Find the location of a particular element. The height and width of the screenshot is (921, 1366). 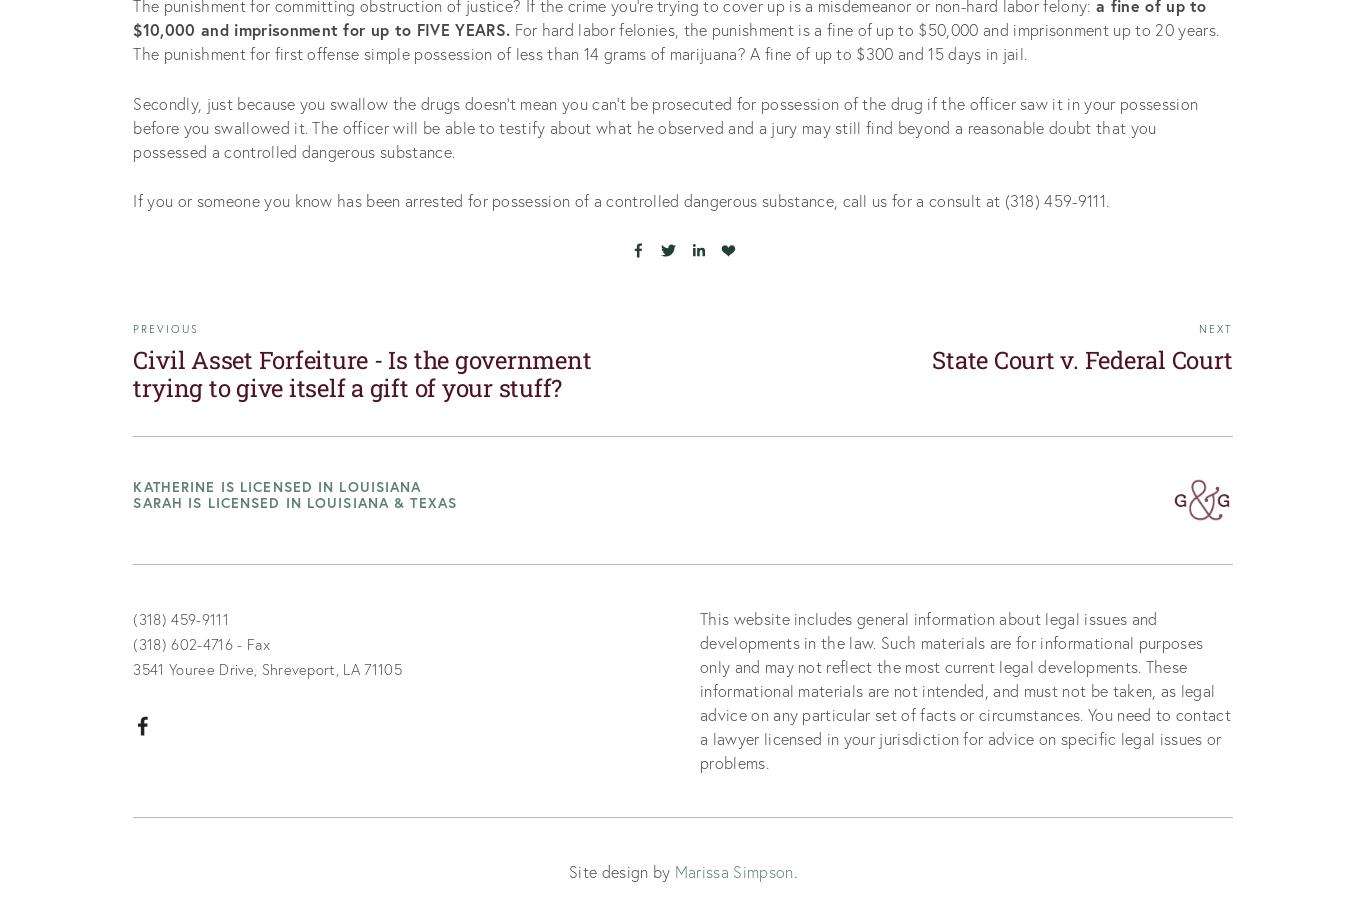

'This website includes general information about legal issues and developments in the law. Such materials are for informational purposes only and may not reflect the most current legal developments. These informational materials are not intended, and must not be taken, as legal advice on any particular set of facts or circumstances. You need to contact a lawyer licensed in your jurisdiction for advice on specific legal issues or problems.' is located at coordinates (964, 689).